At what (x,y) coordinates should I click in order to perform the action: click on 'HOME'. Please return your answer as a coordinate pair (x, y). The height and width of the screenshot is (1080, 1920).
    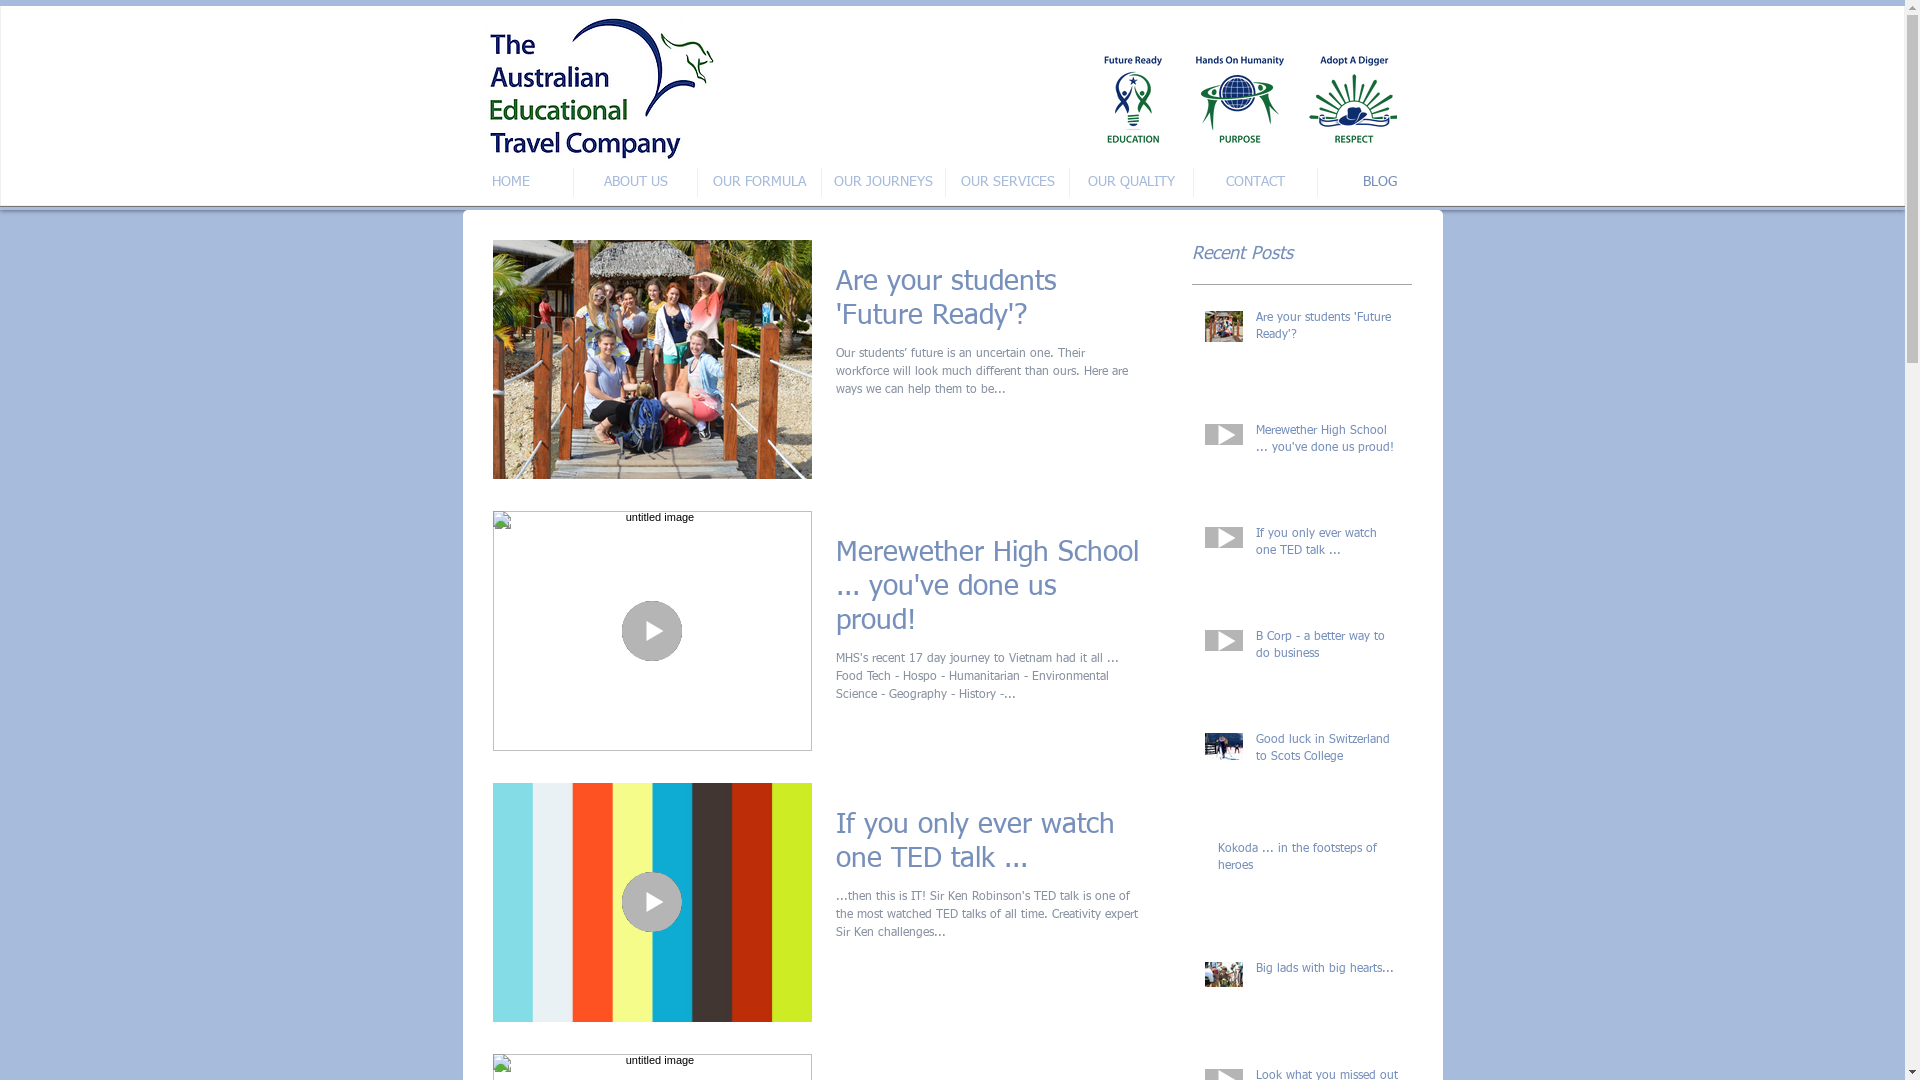
    Looking at the image, I should click on (510, 182).